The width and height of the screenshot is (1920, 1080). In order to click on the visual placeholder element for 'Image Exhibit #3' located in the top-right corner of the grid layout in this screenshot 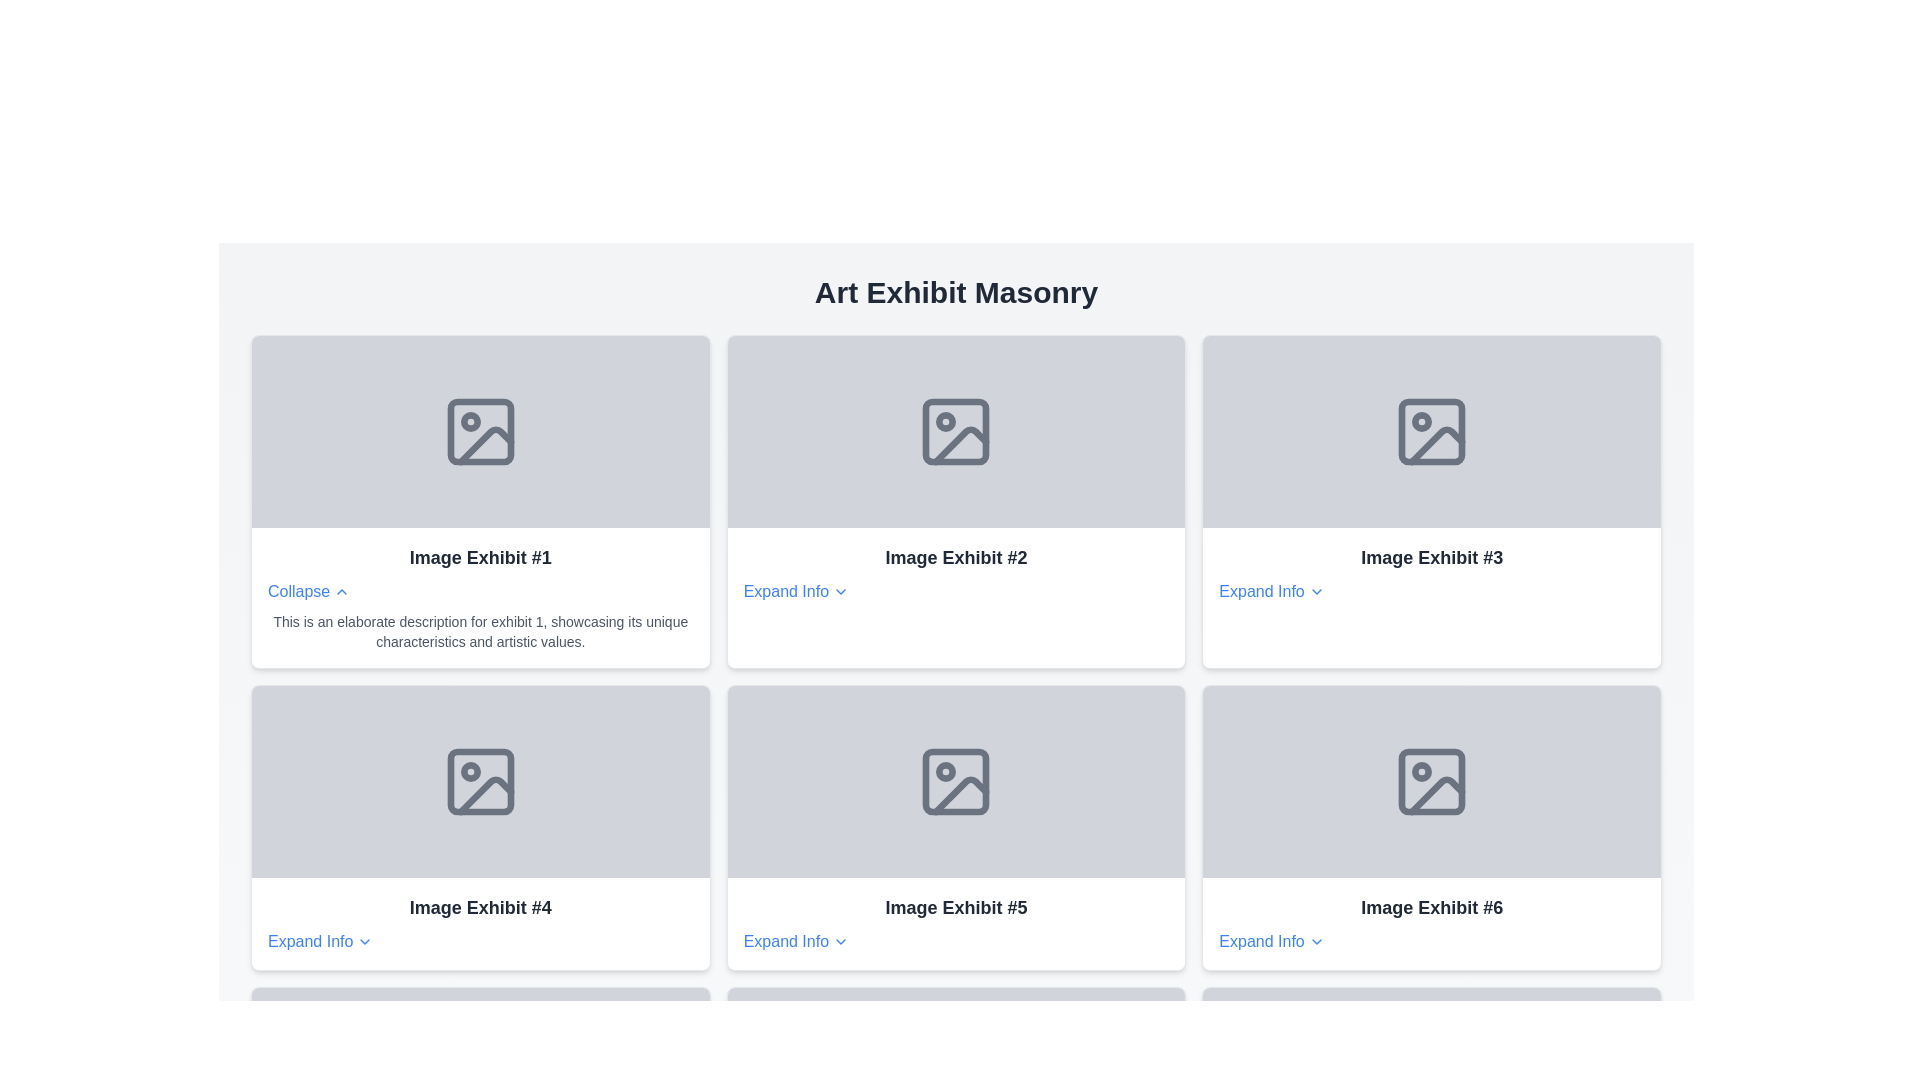, I will do `click(1431, 431)`.